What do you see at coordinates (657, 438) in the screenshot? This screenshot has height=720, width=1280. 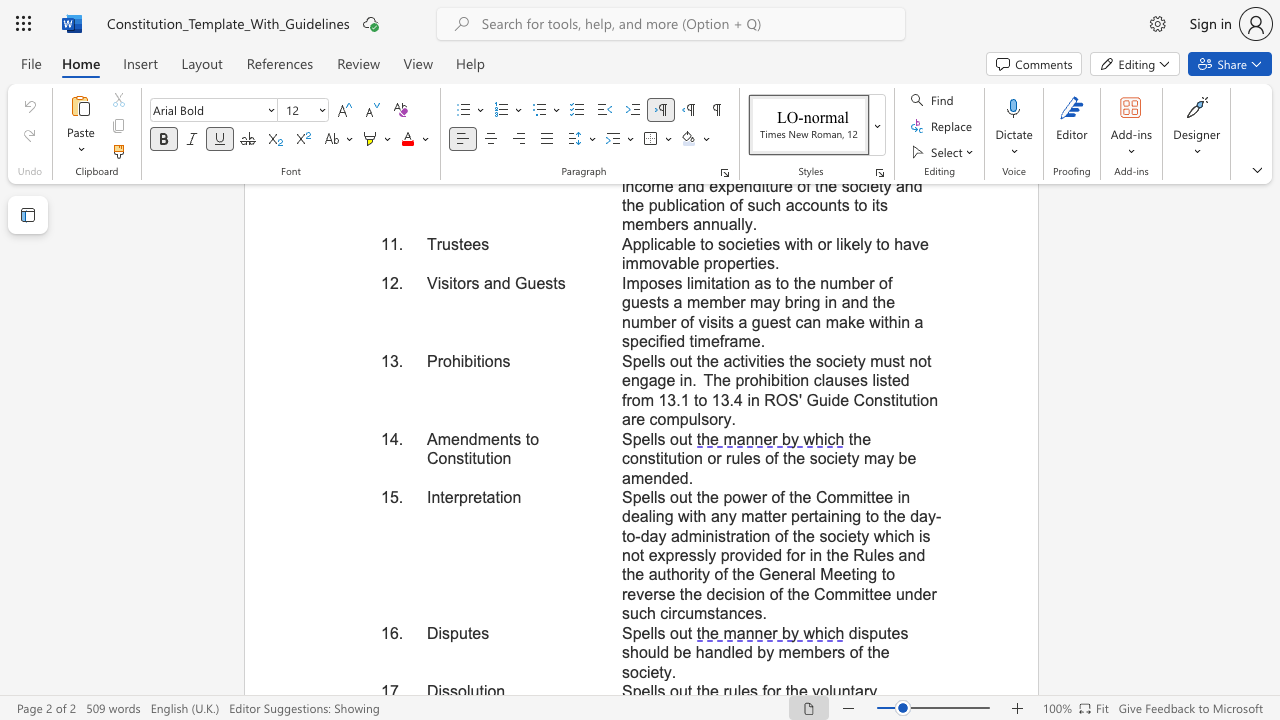 I see `the subset text "s o" within the text "Spells out"` at bounding box center [657, 438].